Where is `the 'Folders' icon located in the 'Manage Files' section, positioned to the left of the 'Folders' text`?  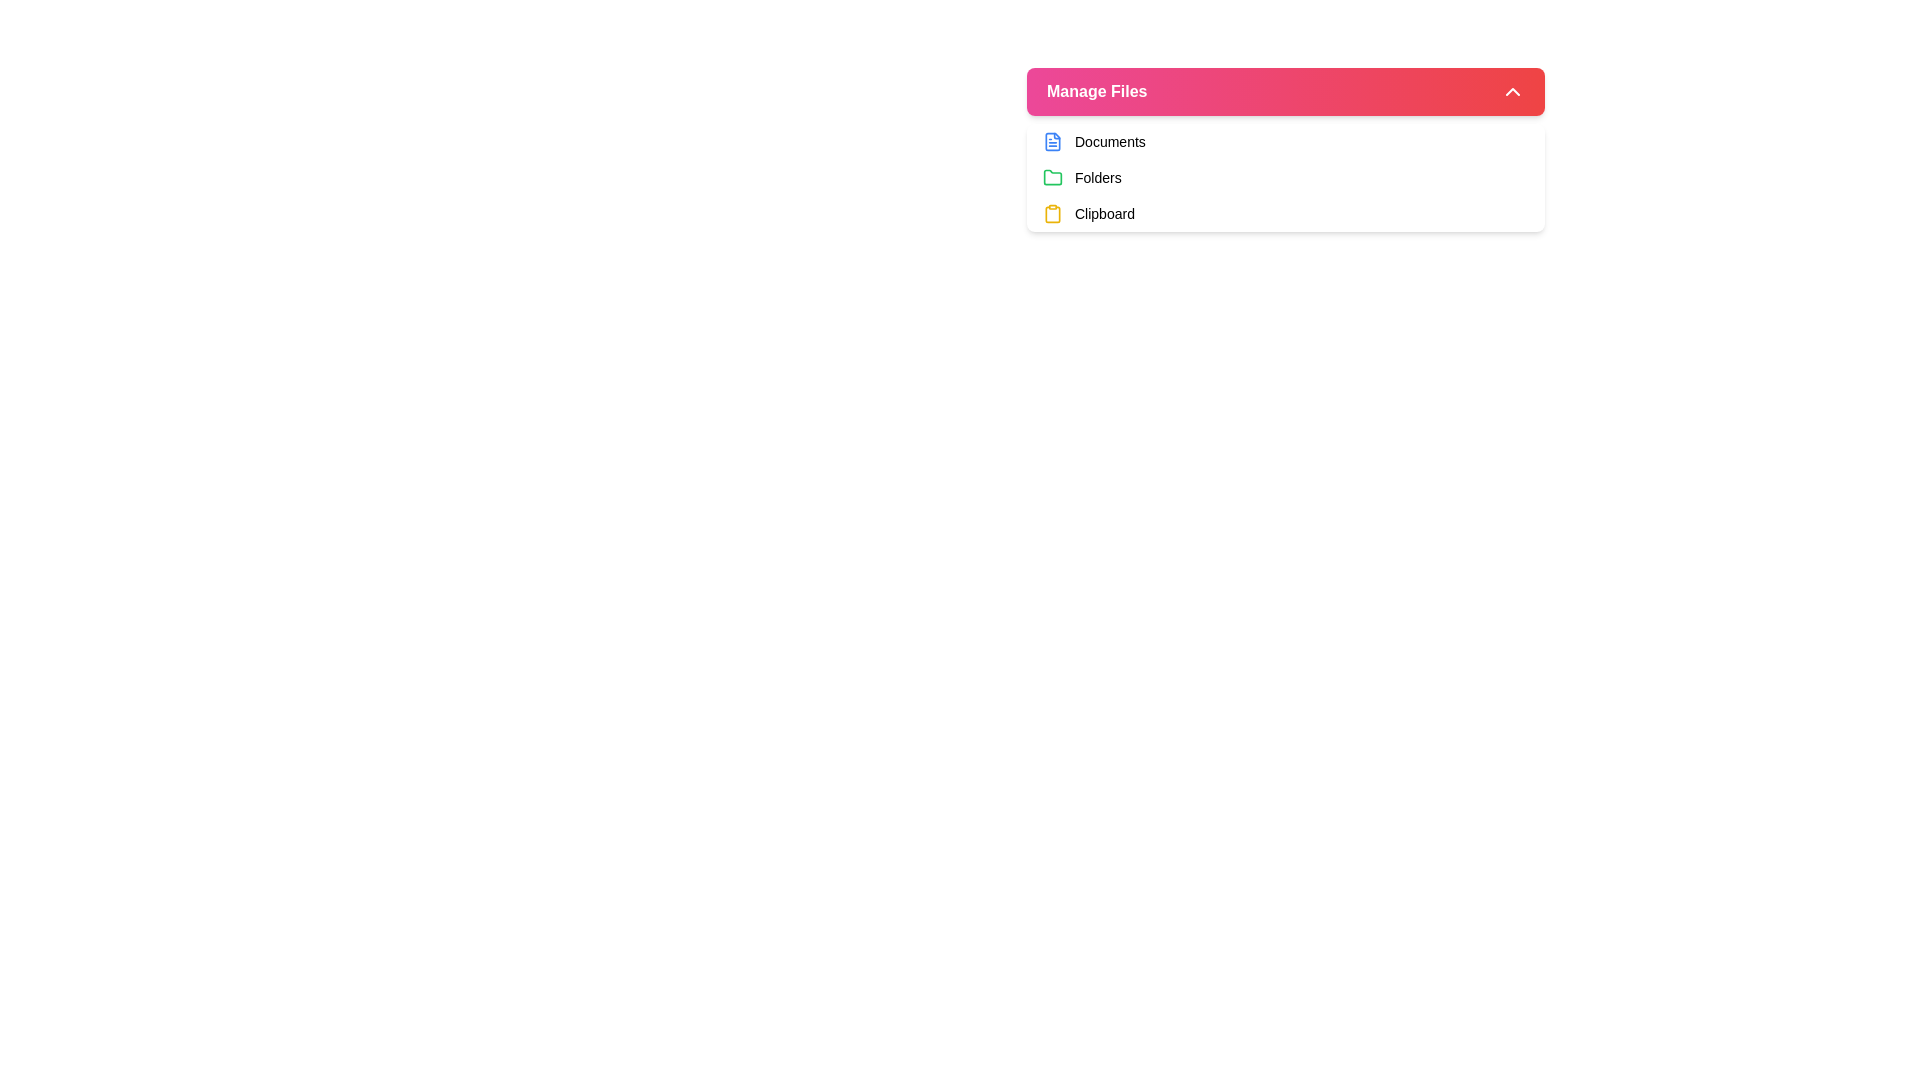 the 'Folders' icon located in the 'Manage Files' section, positioned to the left of the 'Folders' text is located at coordinates (1051, 176).